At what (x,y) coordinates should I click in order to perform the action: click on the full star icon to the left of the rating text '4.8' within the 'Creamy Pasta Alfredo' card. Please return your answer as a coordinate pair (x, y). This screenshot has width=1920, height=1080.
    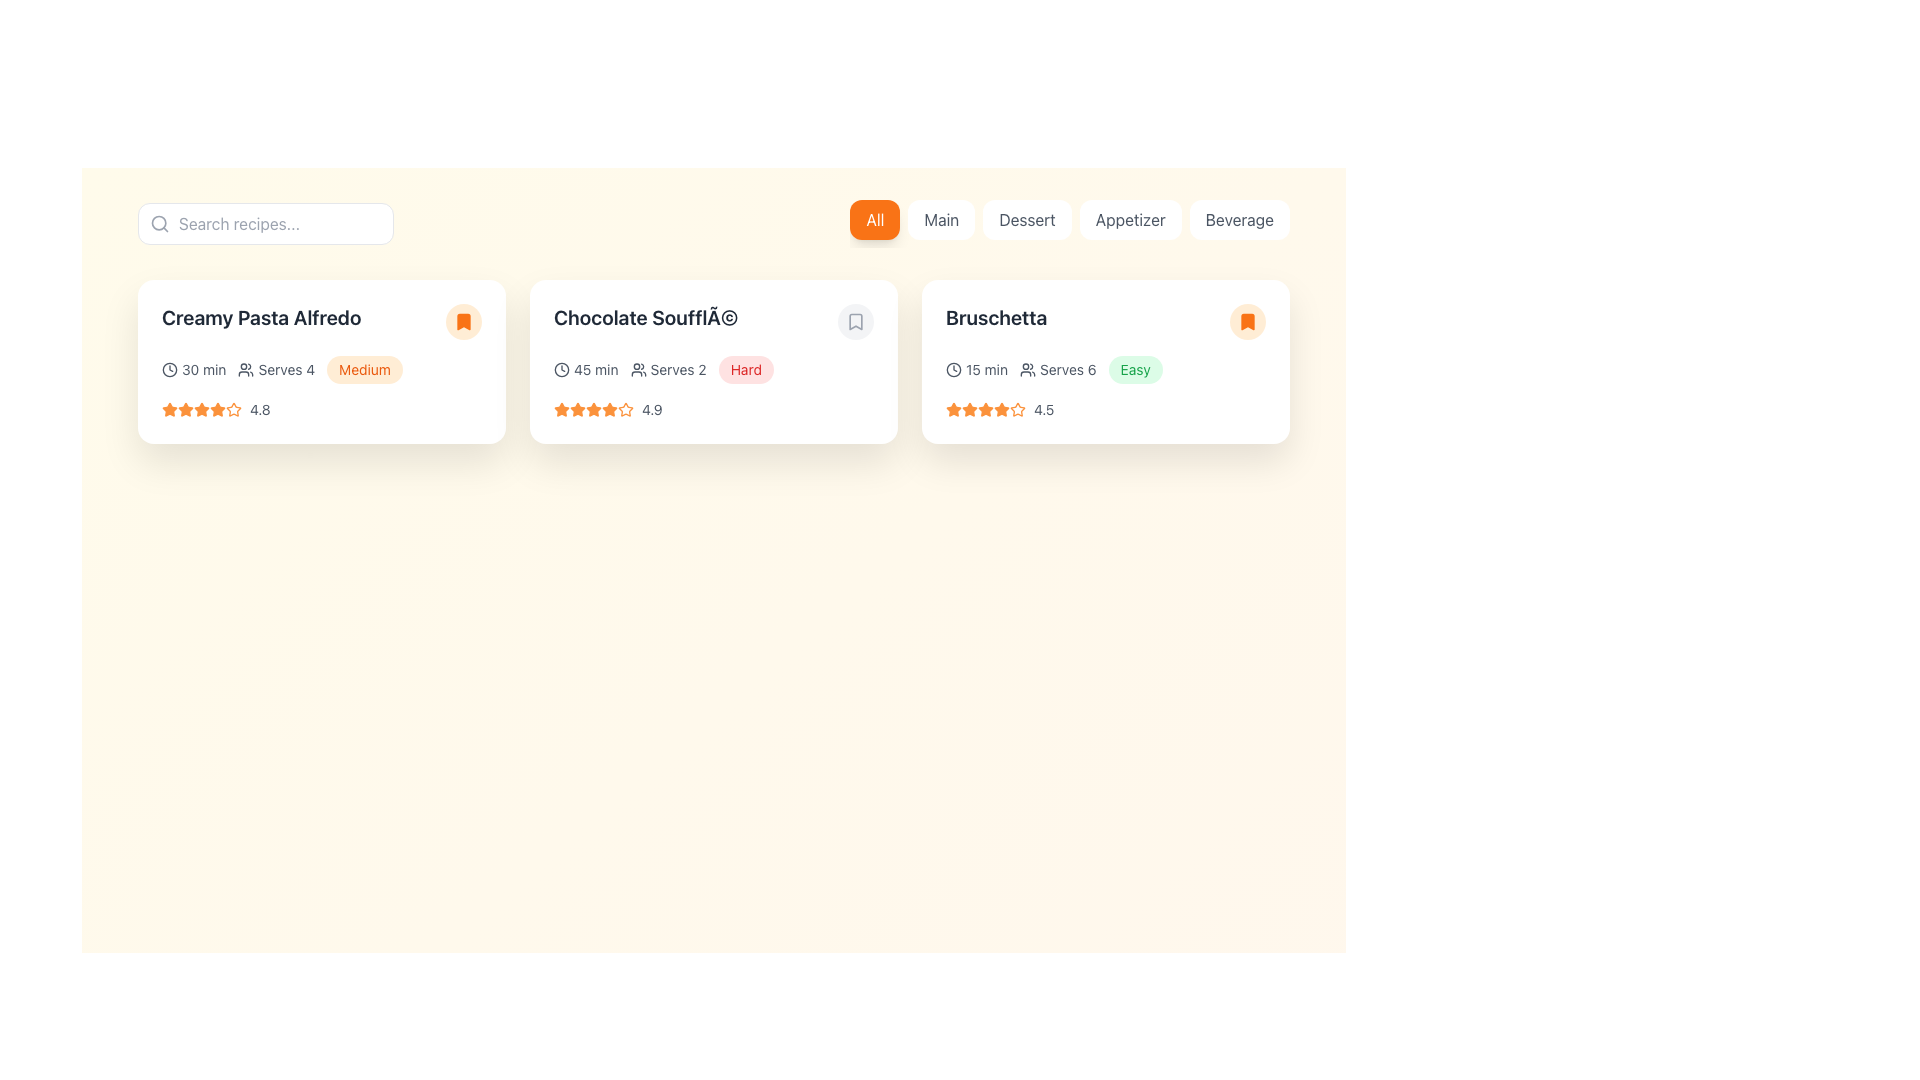
    Looking at the image, I should click on (217, 408).